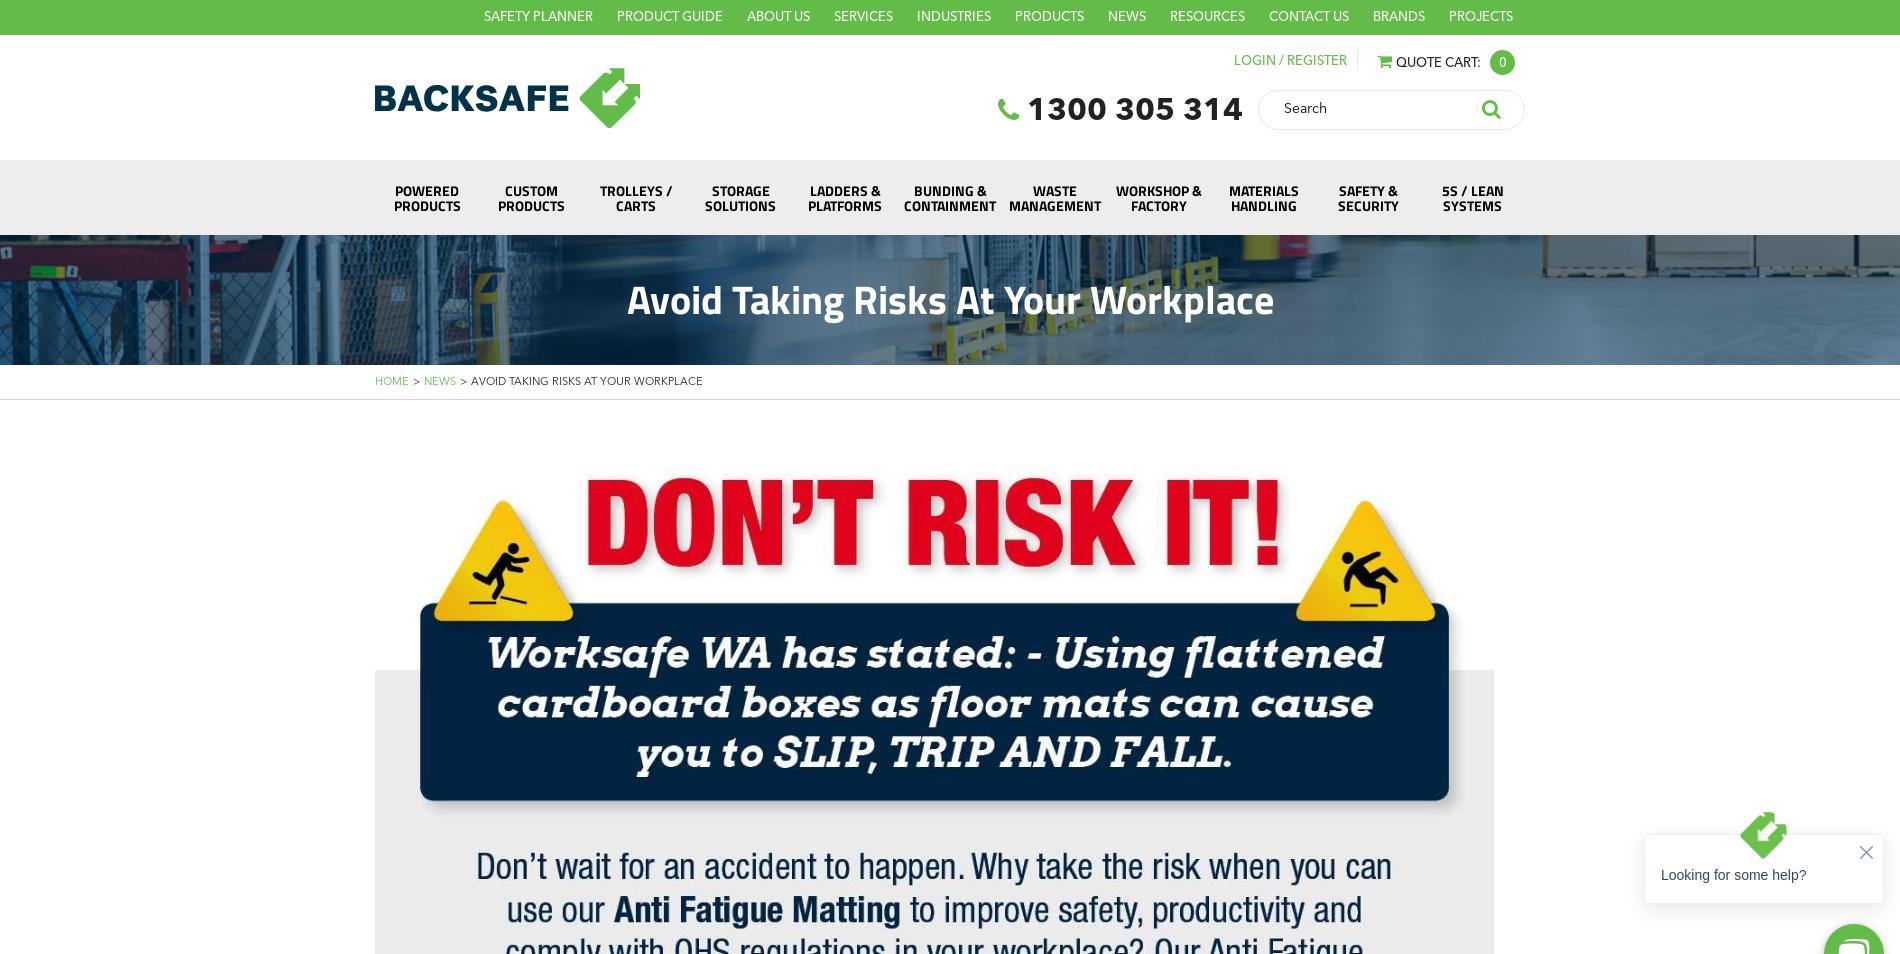 This screenshot has width=1900, height=954. What do you see at coordinates (843, 196) in the screenshot?
I see `'Ladders & Platforms'` at bounding box center [843, 196].